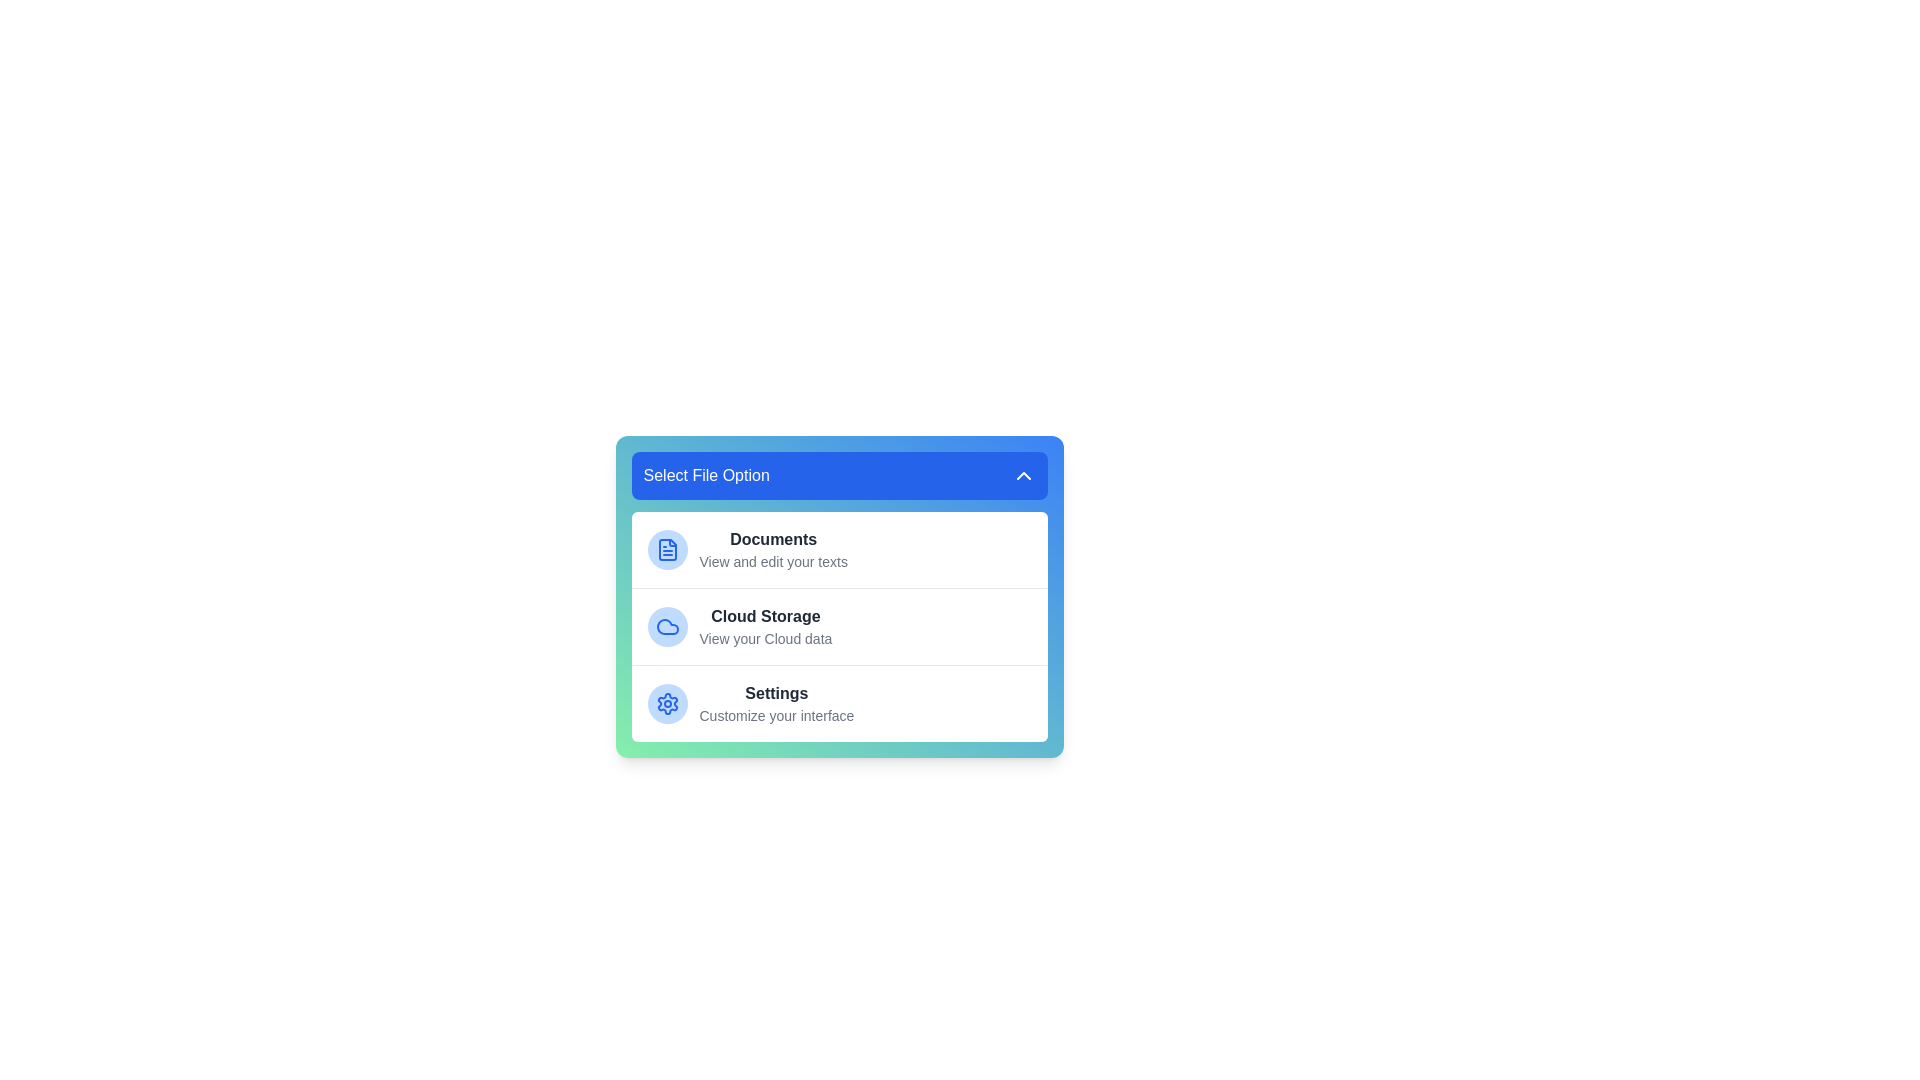 This screenshot has width=1920, height=1080. What do you see at coordinates (667, 703) in the screenshot?
I see `the 'Settings' icon located at the leftmost part of the third row in the dropdown menu` at bounding box center [667, 703].